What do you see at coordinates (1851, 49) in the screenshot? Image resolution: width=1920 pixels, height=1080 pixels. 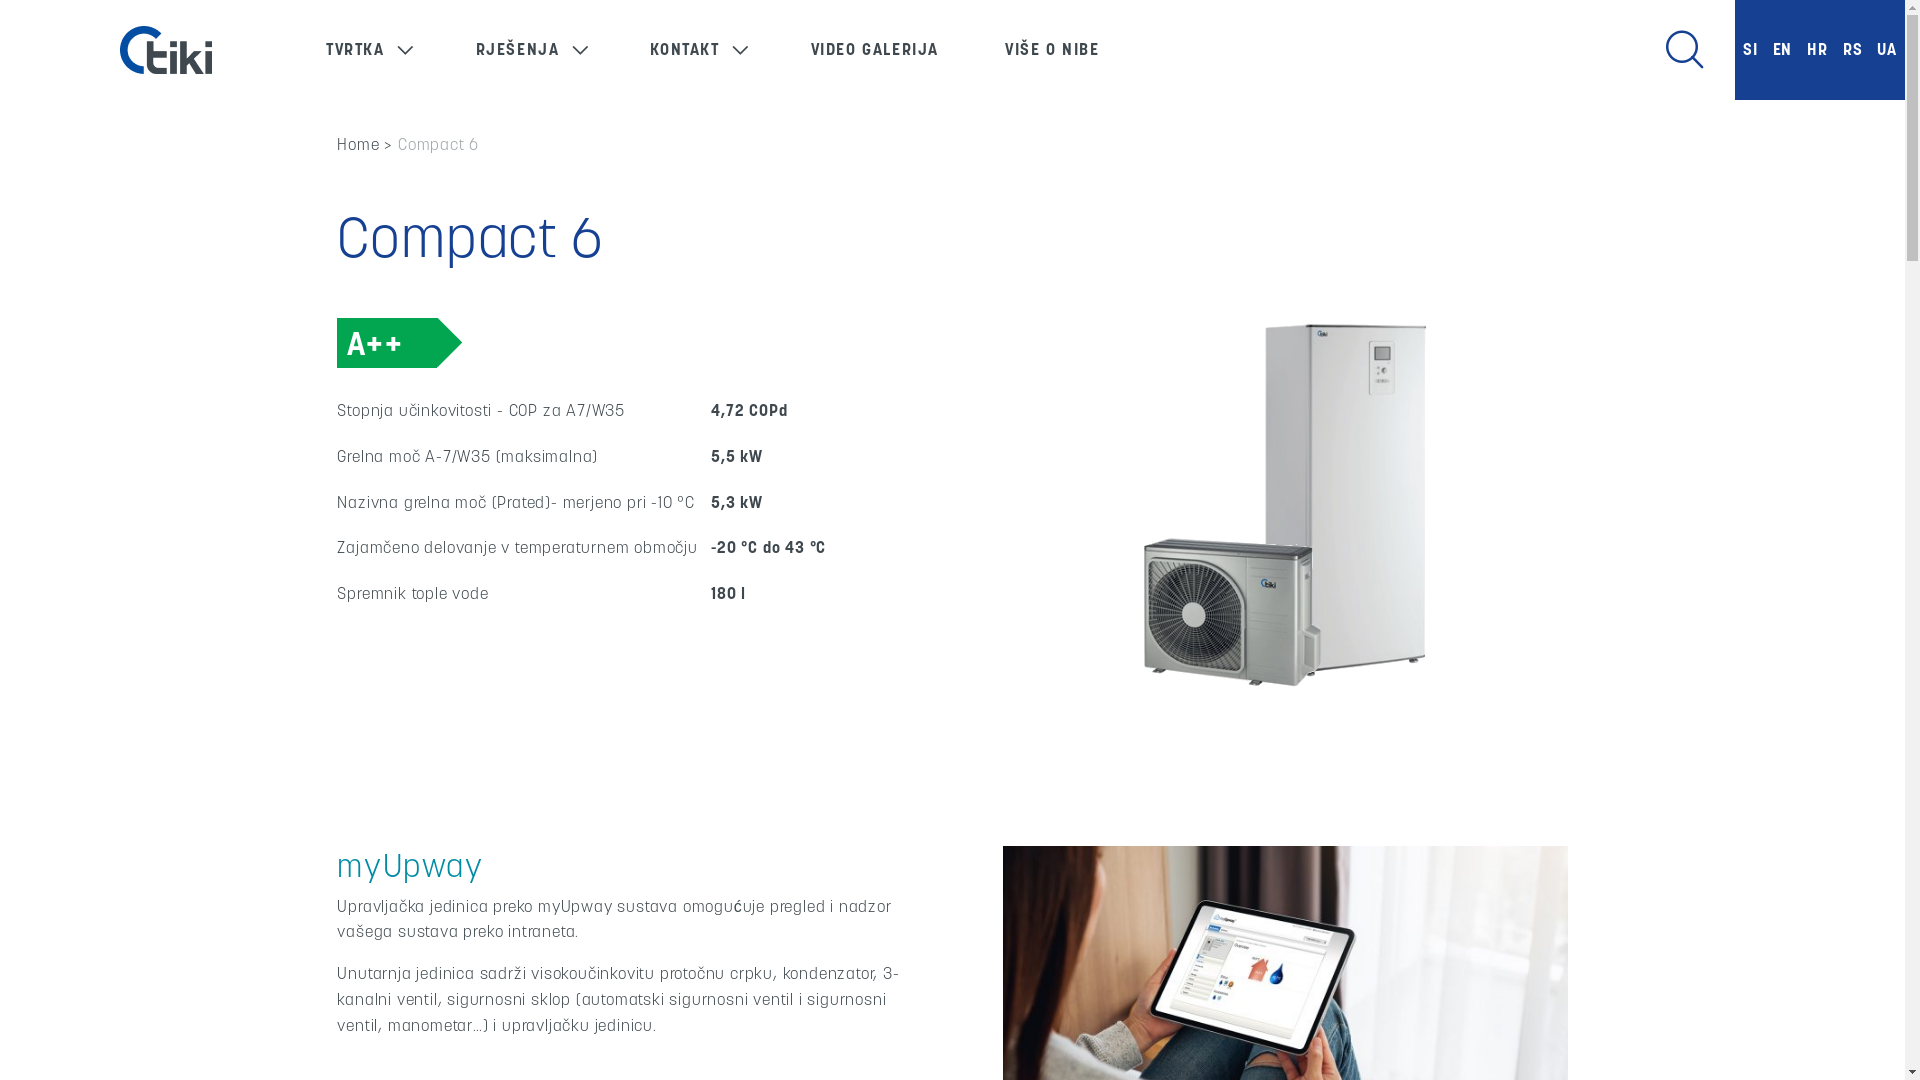 I see `'RS'` at bounding box center [1851, 49].